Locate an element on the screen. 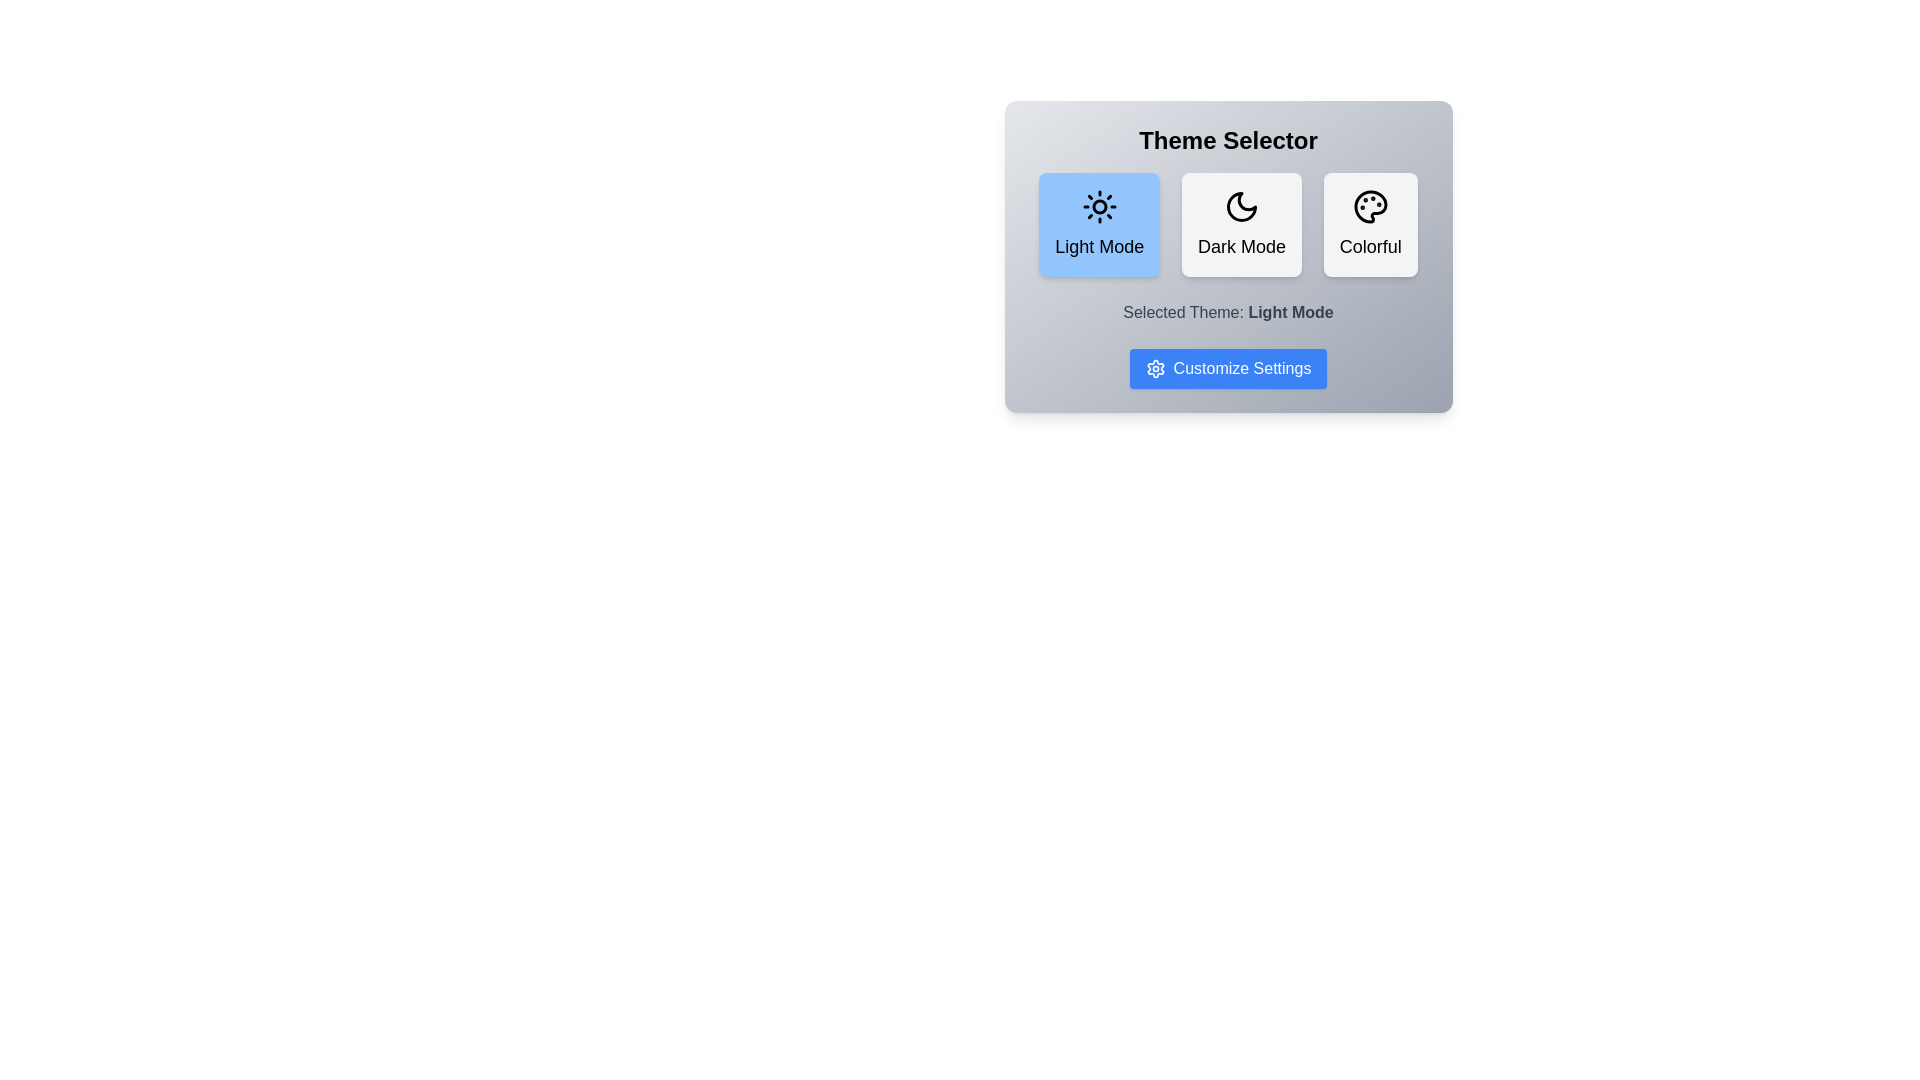 The width and height of the screenshot is (1920, 1080). the theme button to select Dark Mode is located at coordinates (1241, 224).